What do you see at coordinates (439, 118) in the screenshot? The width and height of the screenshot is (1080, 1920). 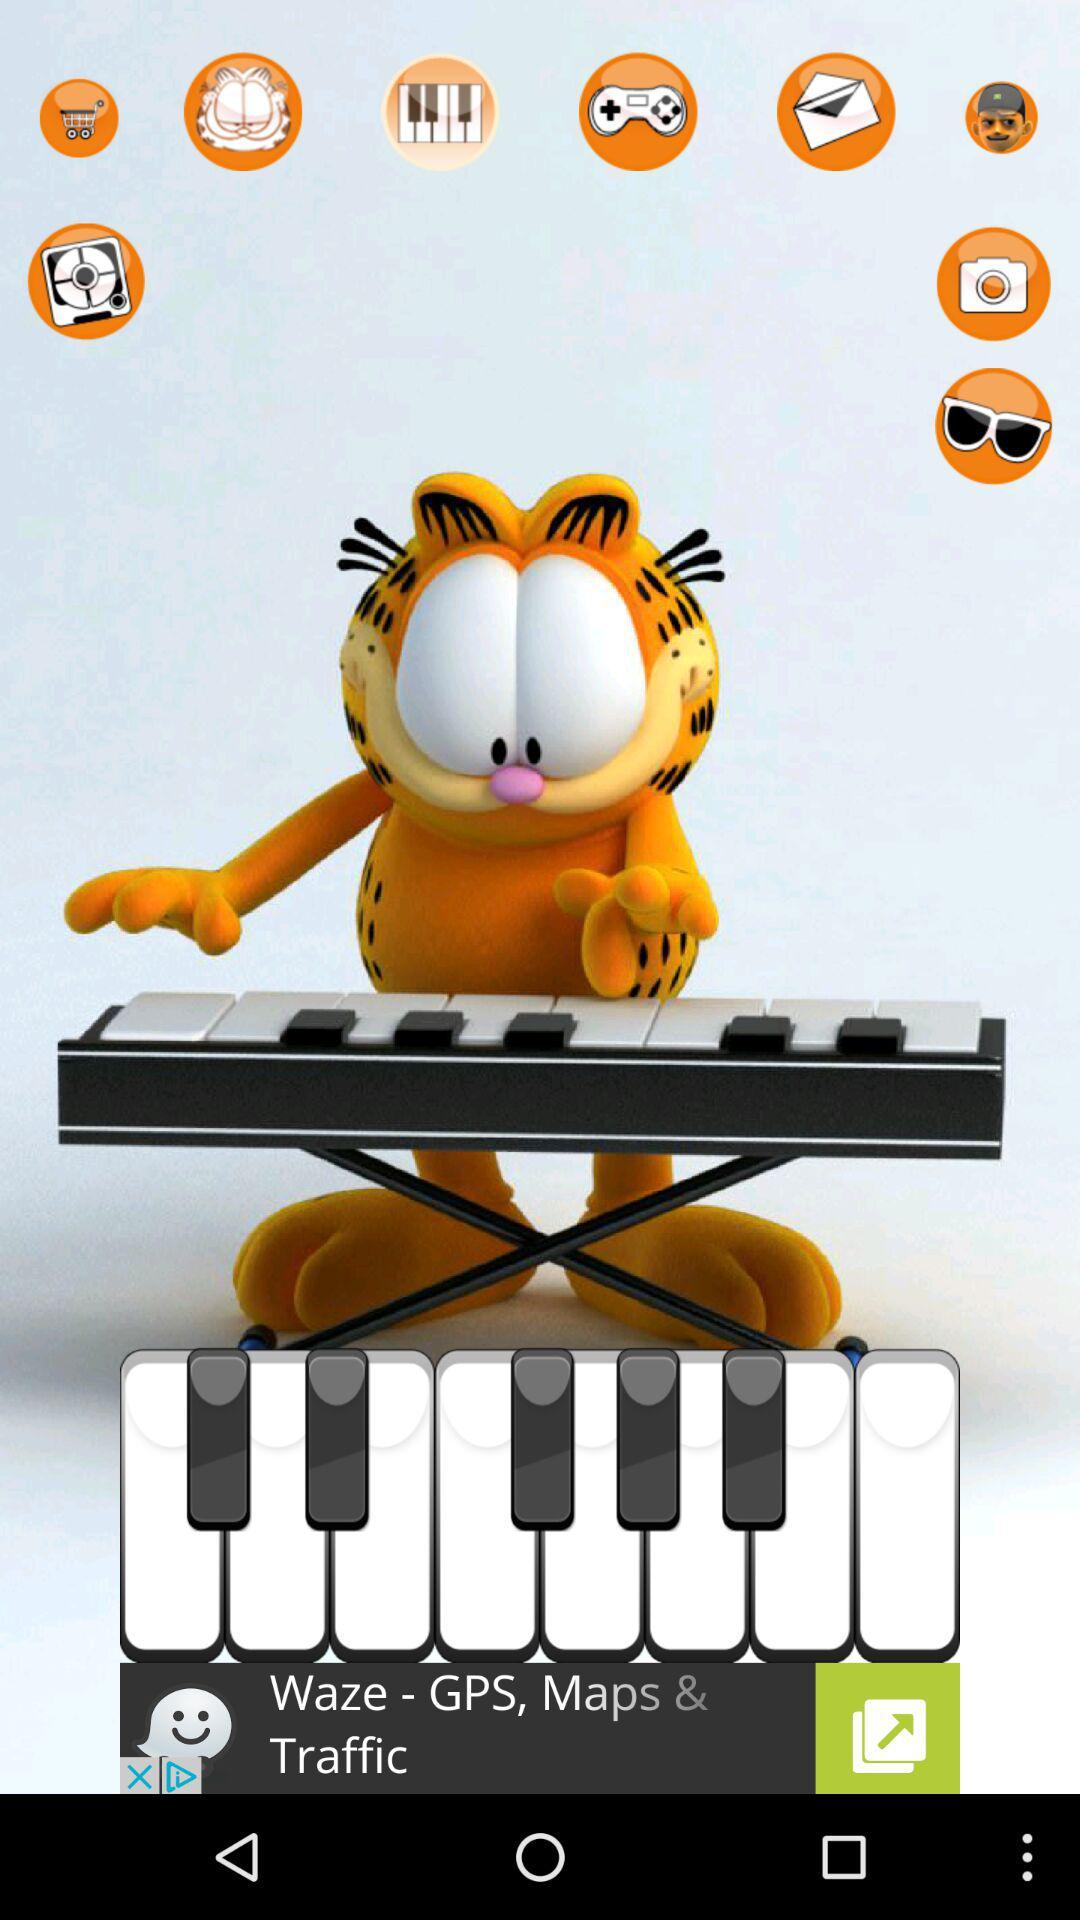 I see `the sliders icon` at bounding box center [439, 118].